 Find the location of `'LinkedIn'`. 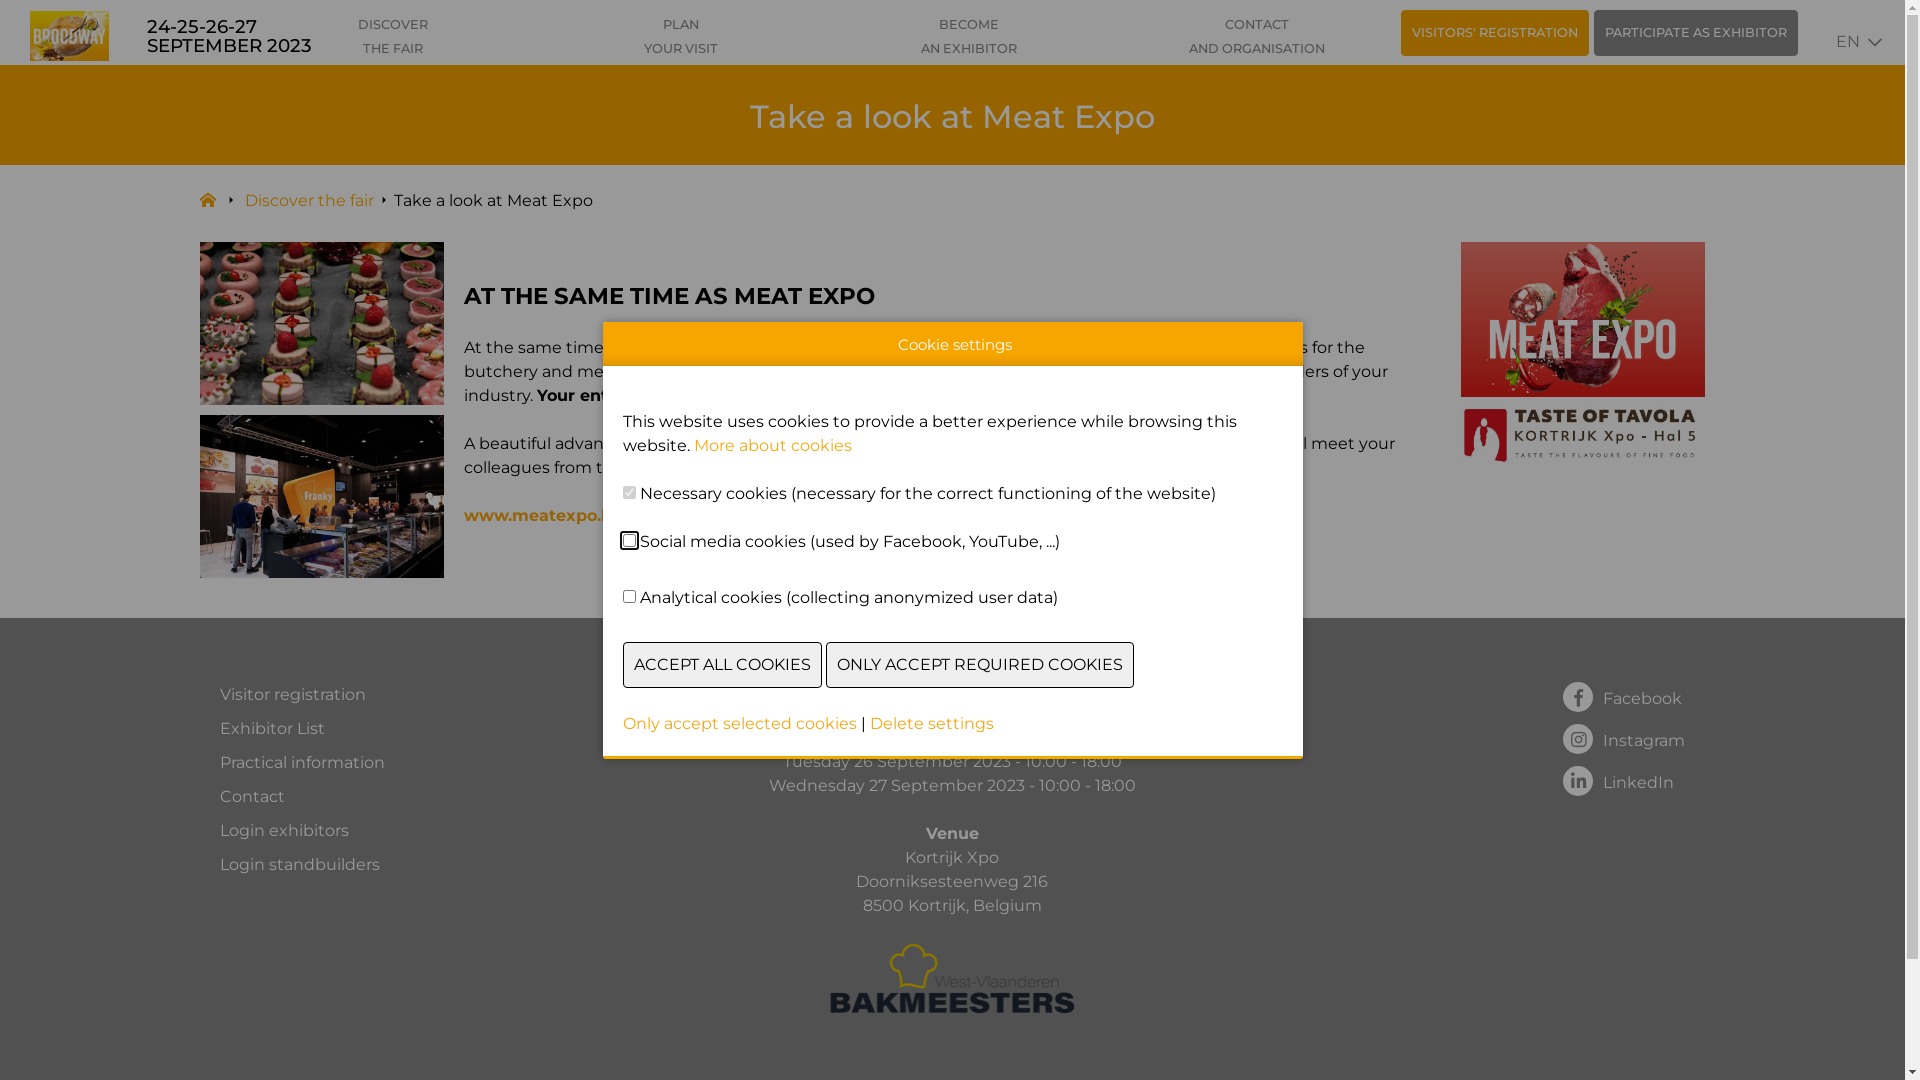

'LinkedIn' is located at coordinates (1623, 778).